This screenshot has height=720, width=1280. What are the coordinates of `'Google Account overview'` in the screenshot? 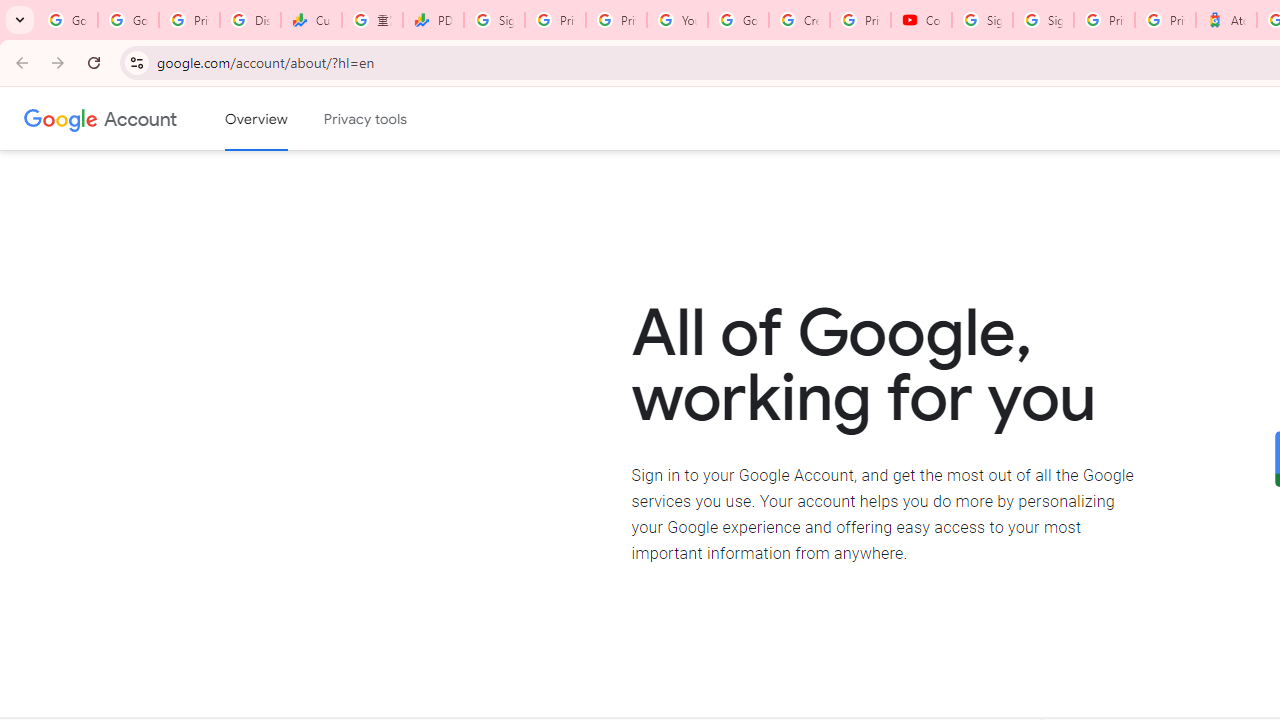 It's located at (255, 119).